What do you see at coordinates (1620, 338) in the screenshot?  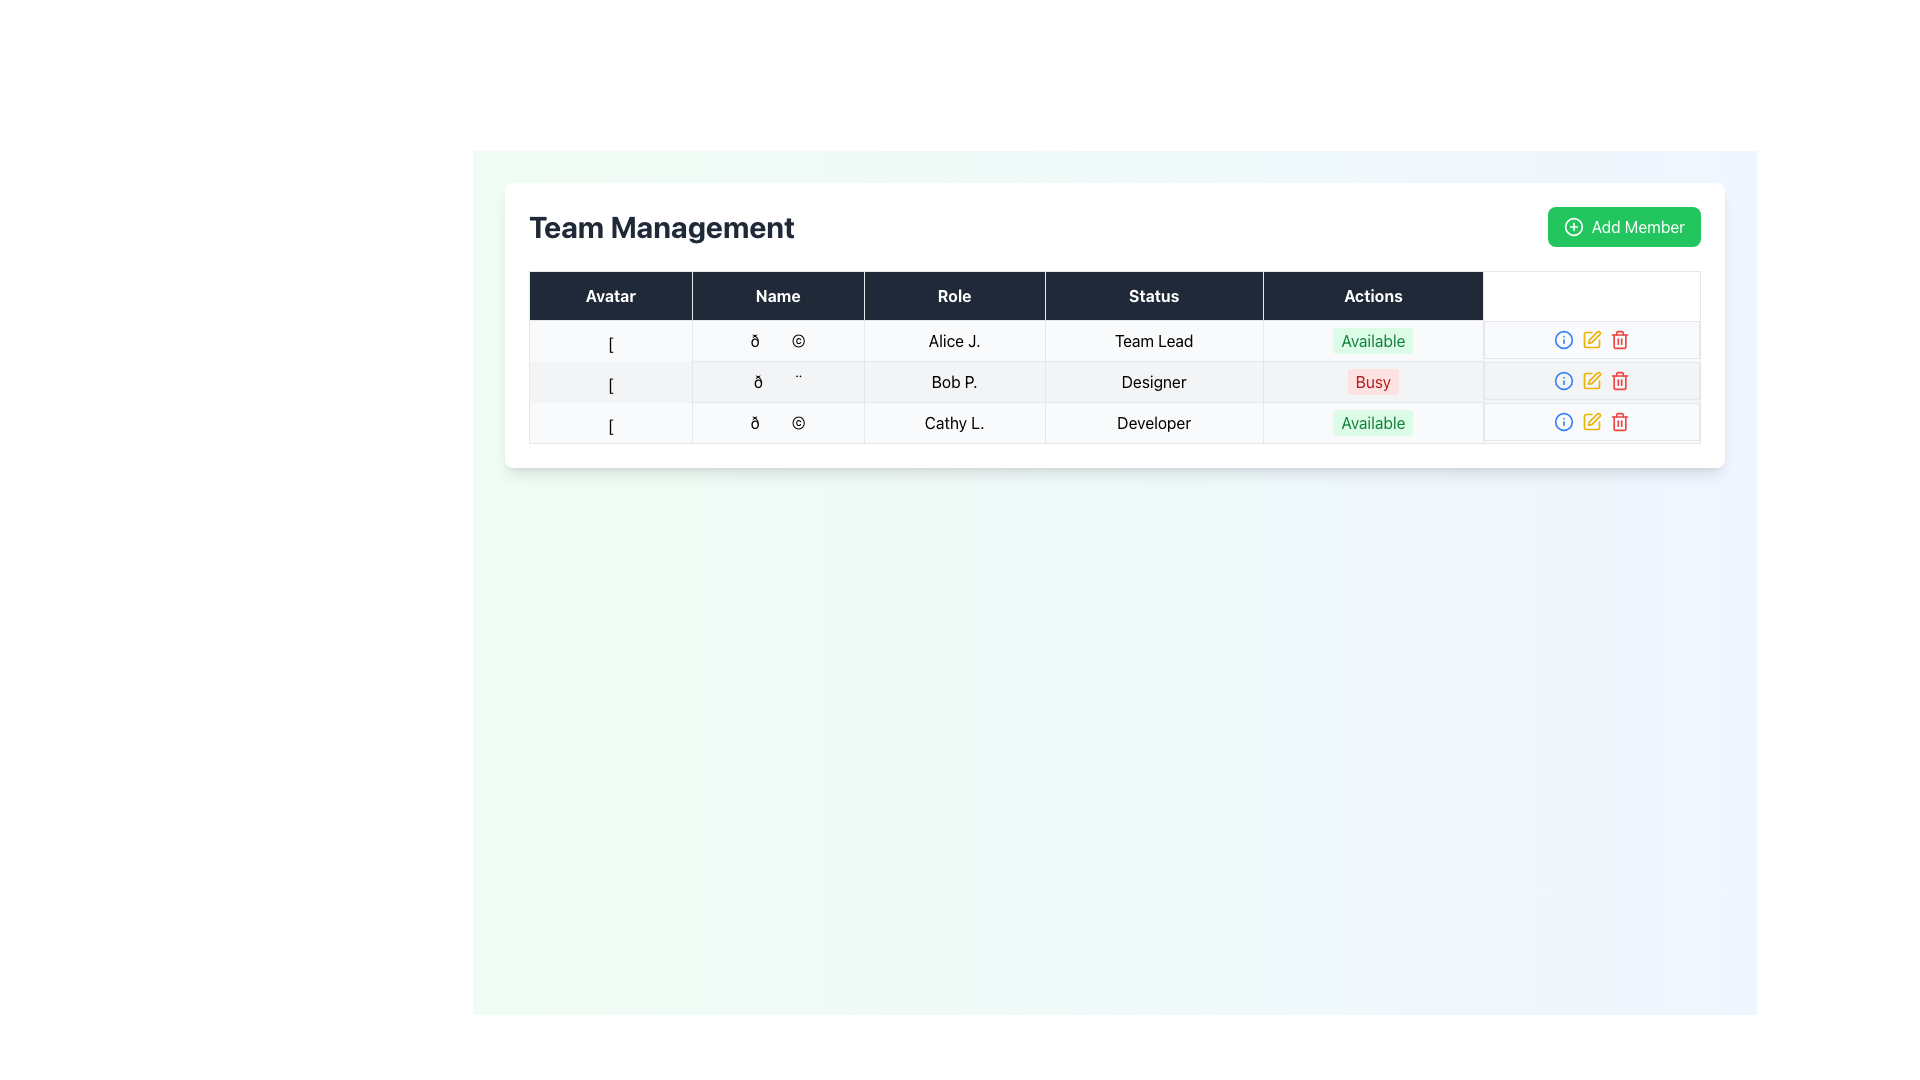 I see `the delete button located in the 'Actions' column of the table, which is positioned as the last icon in the sequence of actionable items for a user` at bounding box center [1620, 338].